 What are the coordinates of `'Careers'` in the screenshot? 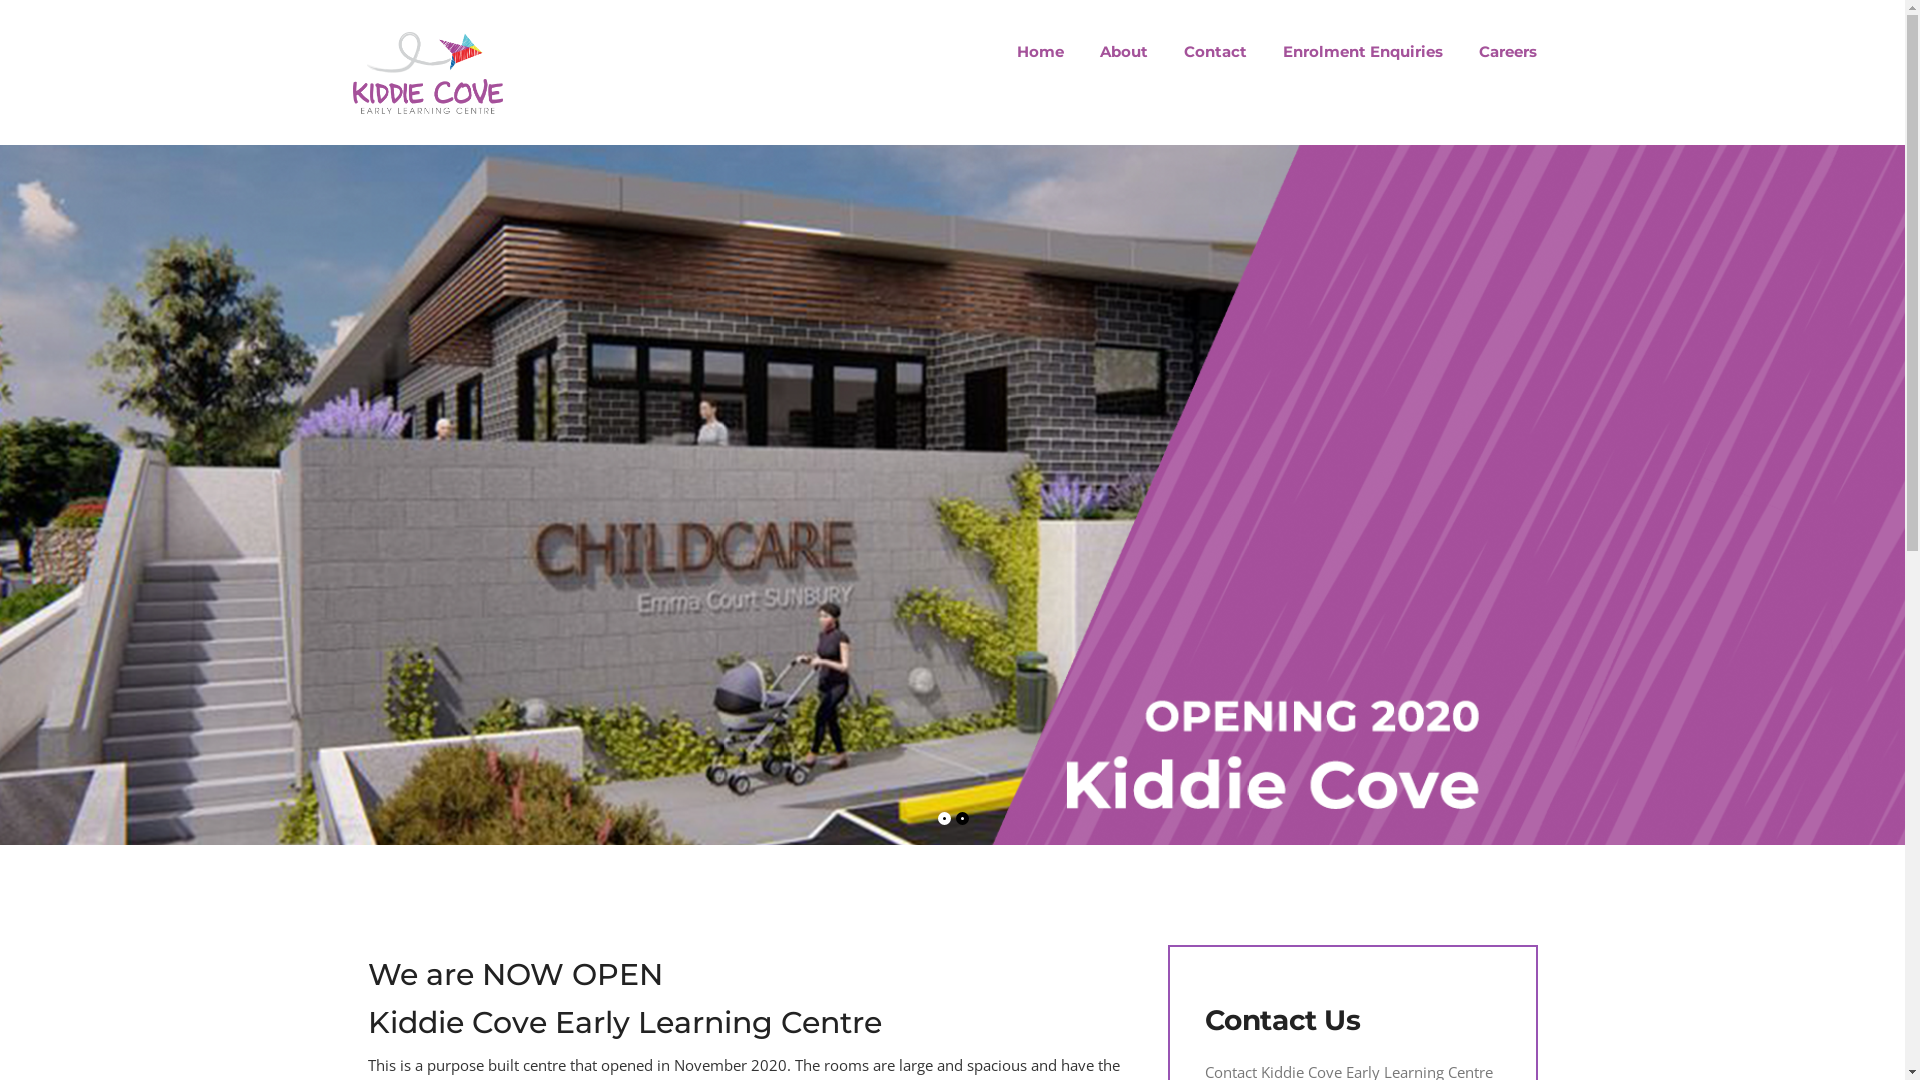 It's located at (1498, 50).